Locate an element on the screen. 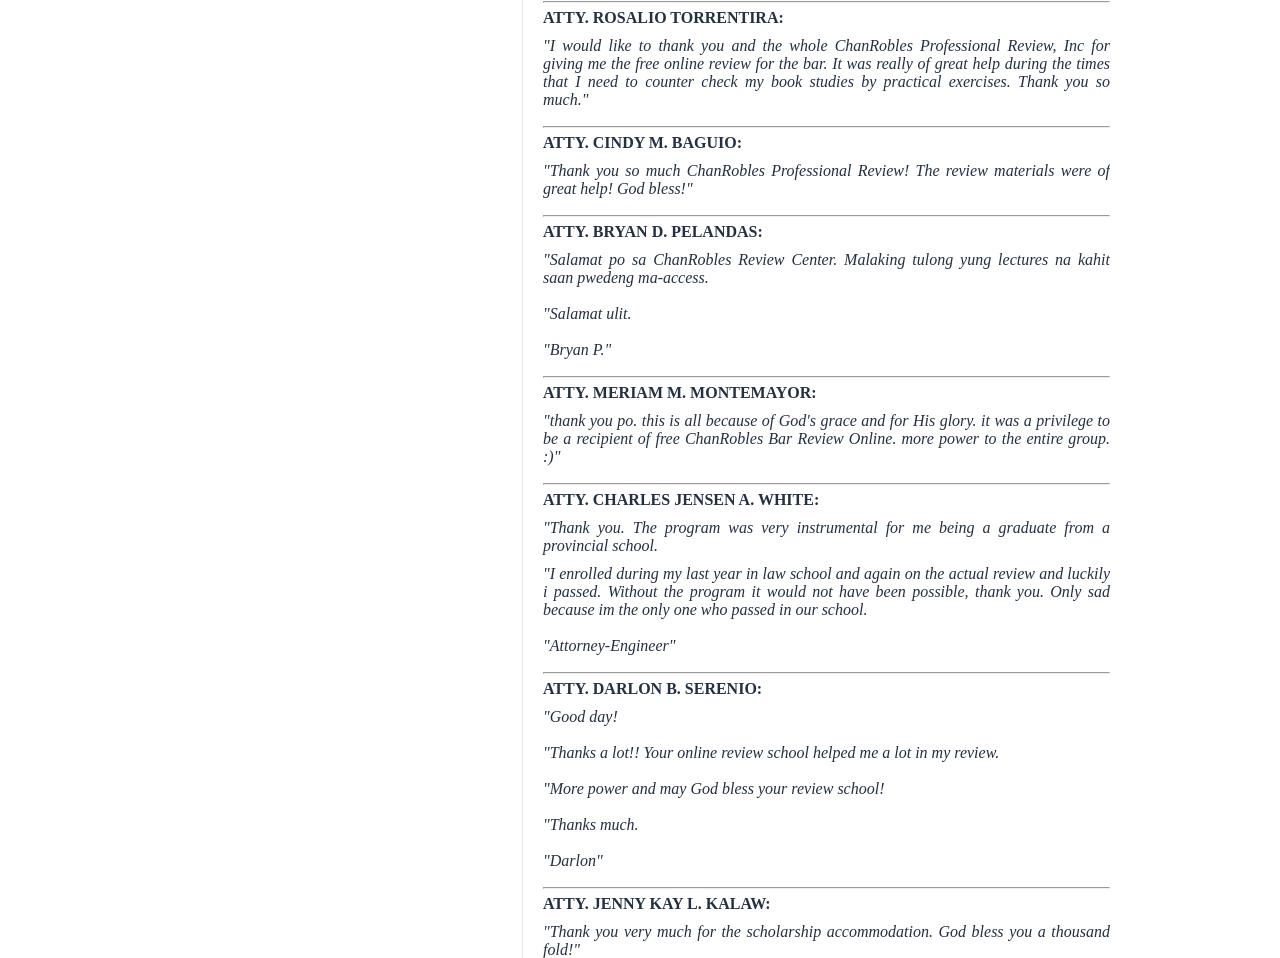  'ATTY. BRYAN D. PELANDAS:' is located at coordinates (542, 230).